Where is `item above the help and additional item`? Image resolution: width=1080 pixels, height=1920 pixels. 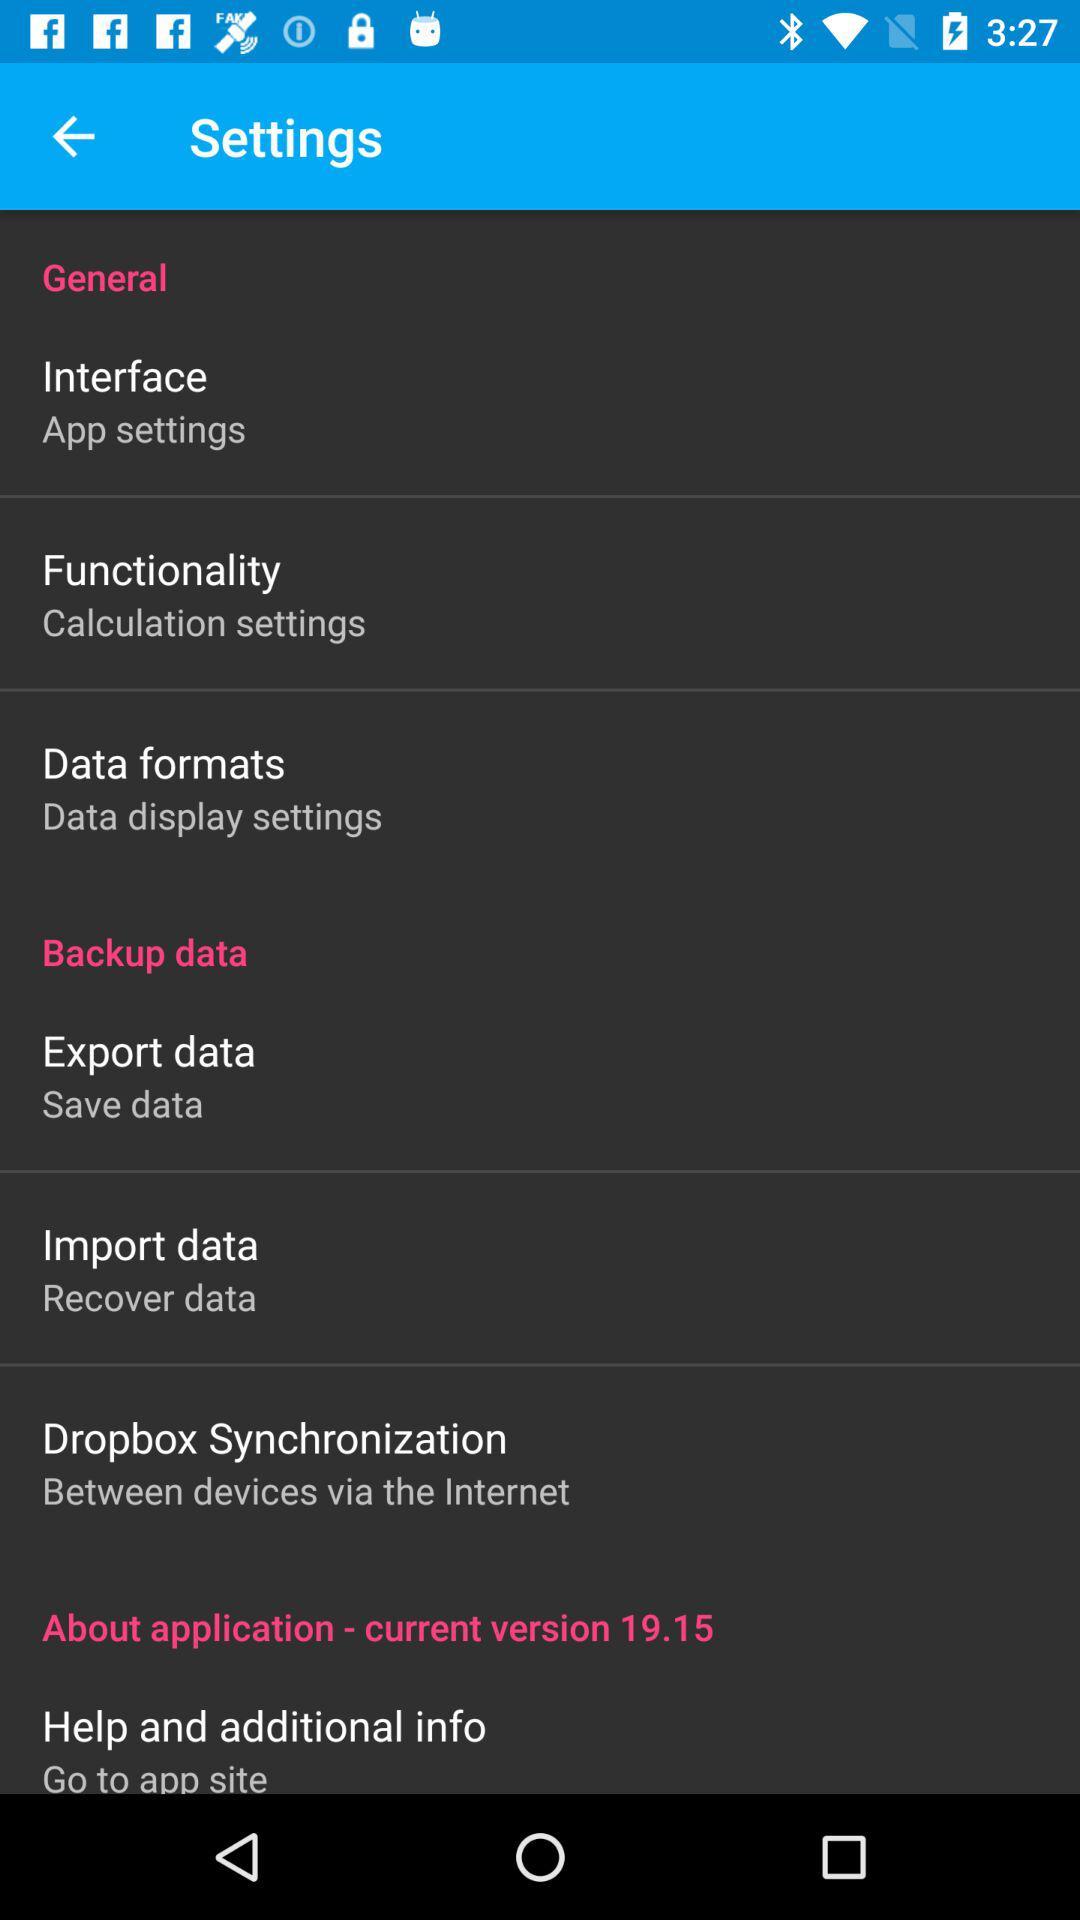 item above the help and additional item is located at coordinates (540, 1605).